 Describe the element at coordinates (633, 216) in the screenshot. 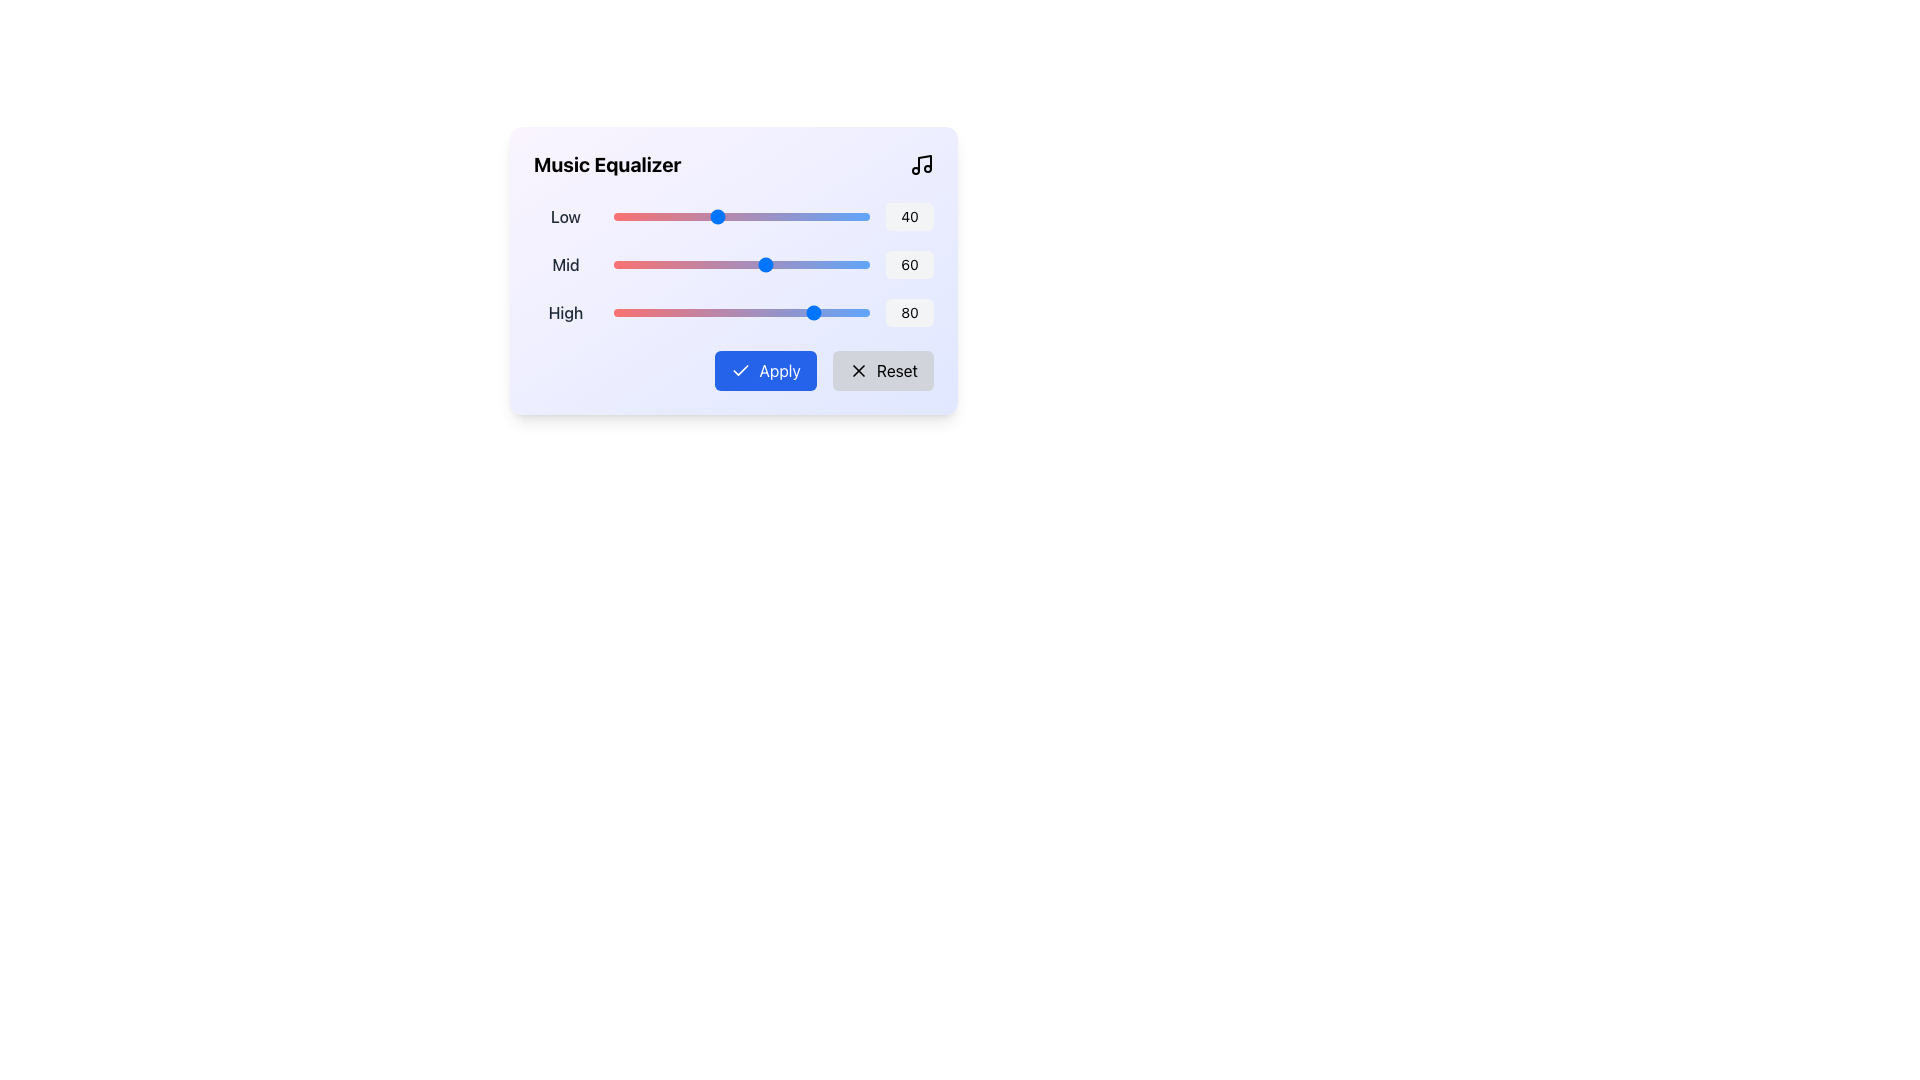

I see `the Low frequency equalizer value` at that location.